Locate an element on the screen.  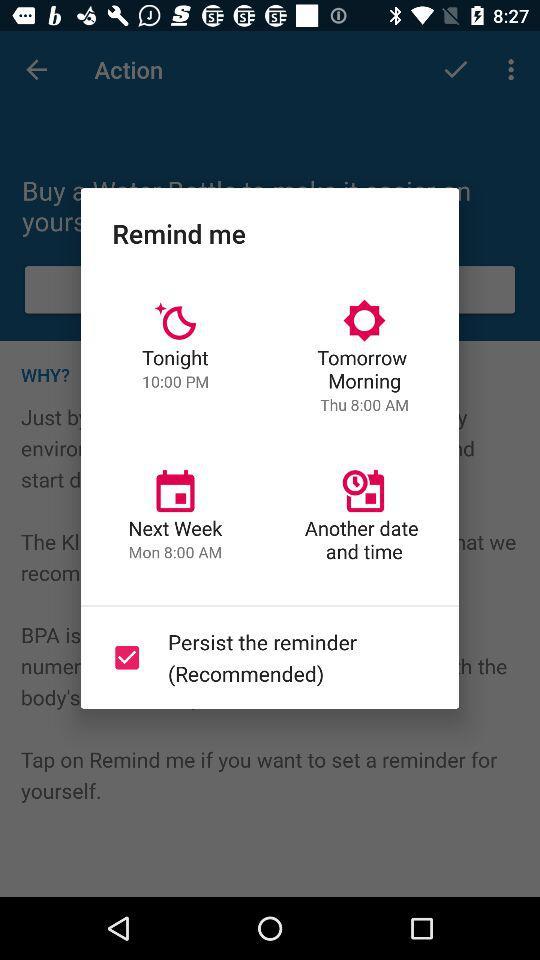
the persist the reminder at the bottom is located at coordinates (266, 656).